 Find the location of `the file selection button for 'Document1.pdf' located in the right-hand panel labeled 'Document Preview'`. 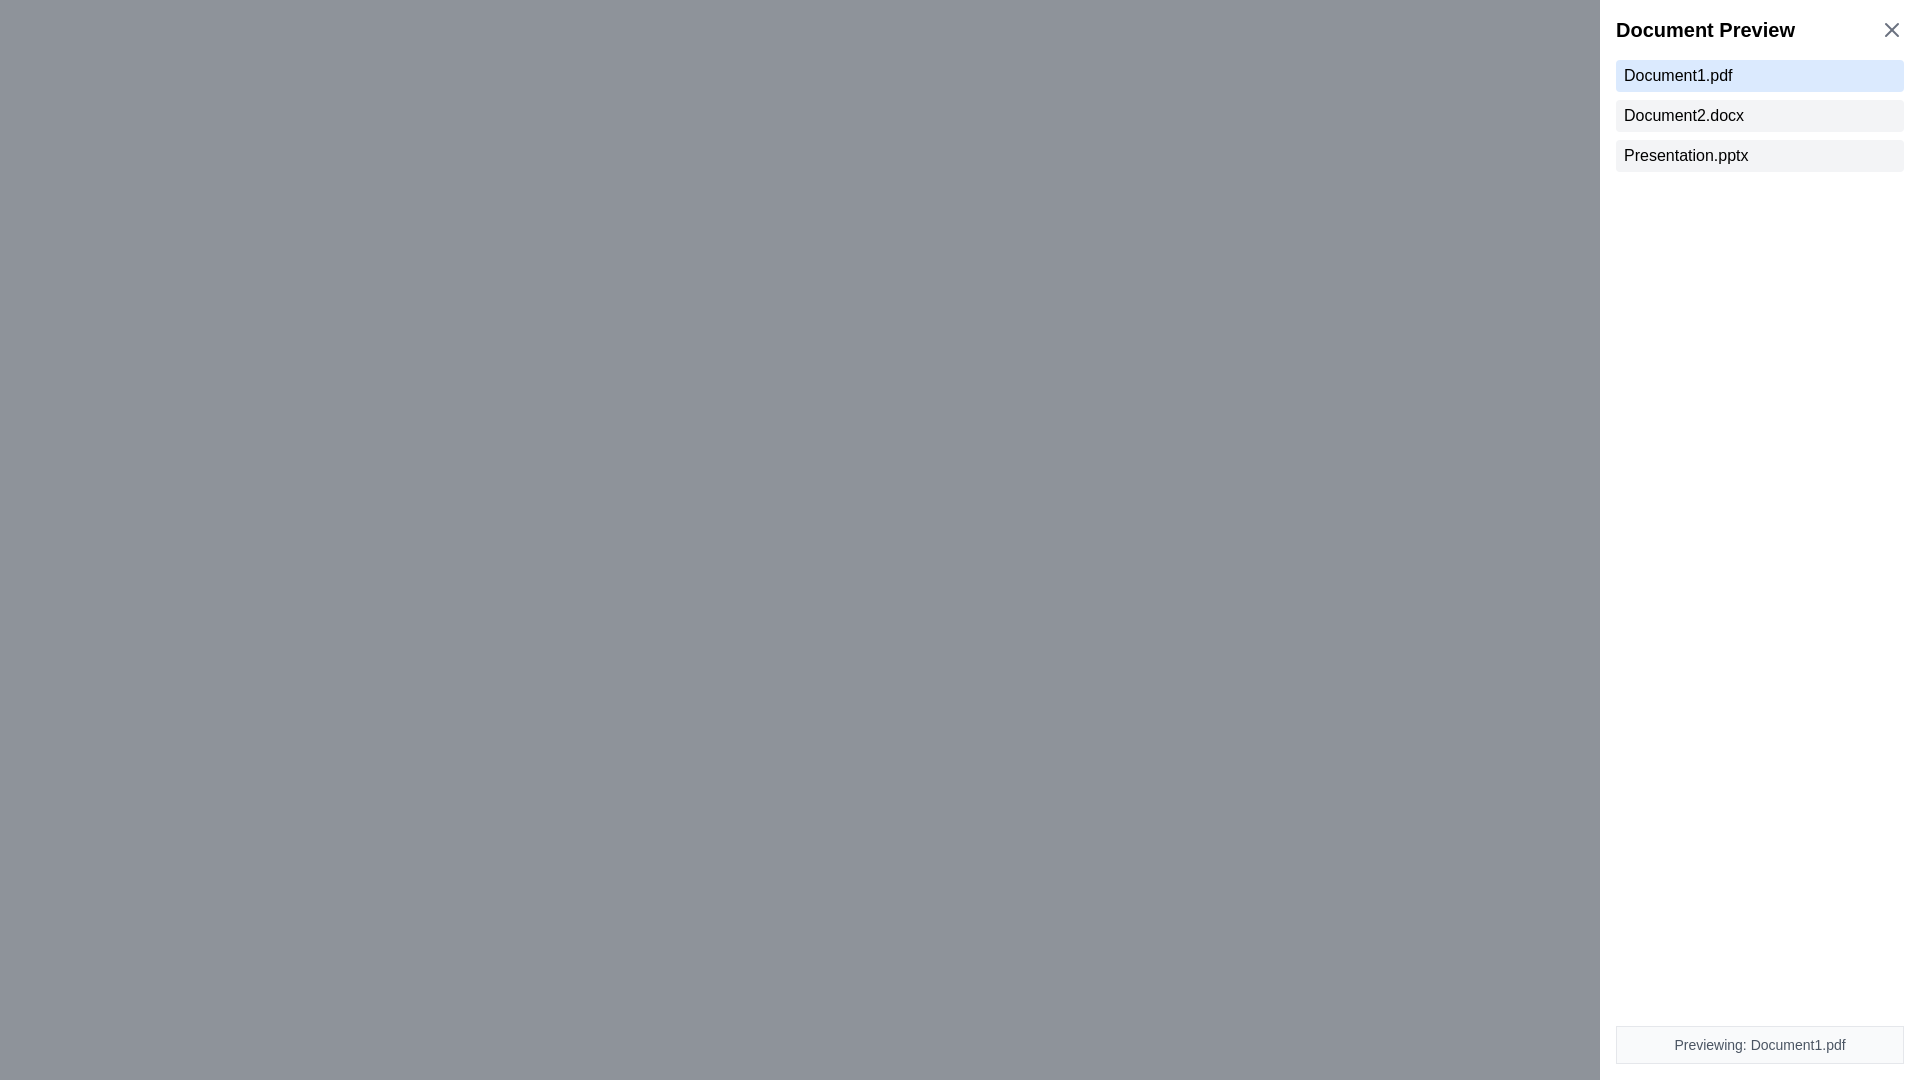

the file selection button for 'Document1.pdf' located in the right-hand panel labeled 'Document Preview' is located at coordinates (1760, 75).